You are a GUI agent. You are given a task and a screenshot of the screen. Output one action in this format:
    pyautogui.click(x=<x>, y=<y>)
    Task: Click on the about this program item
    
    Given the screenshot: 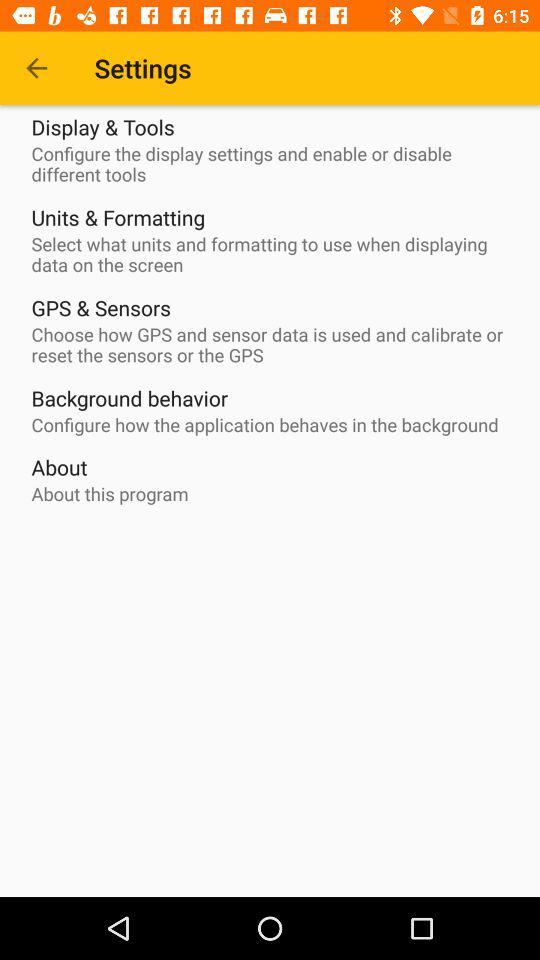 What is the action you would take?
    pyautogui.click(x=110, y=492)
    